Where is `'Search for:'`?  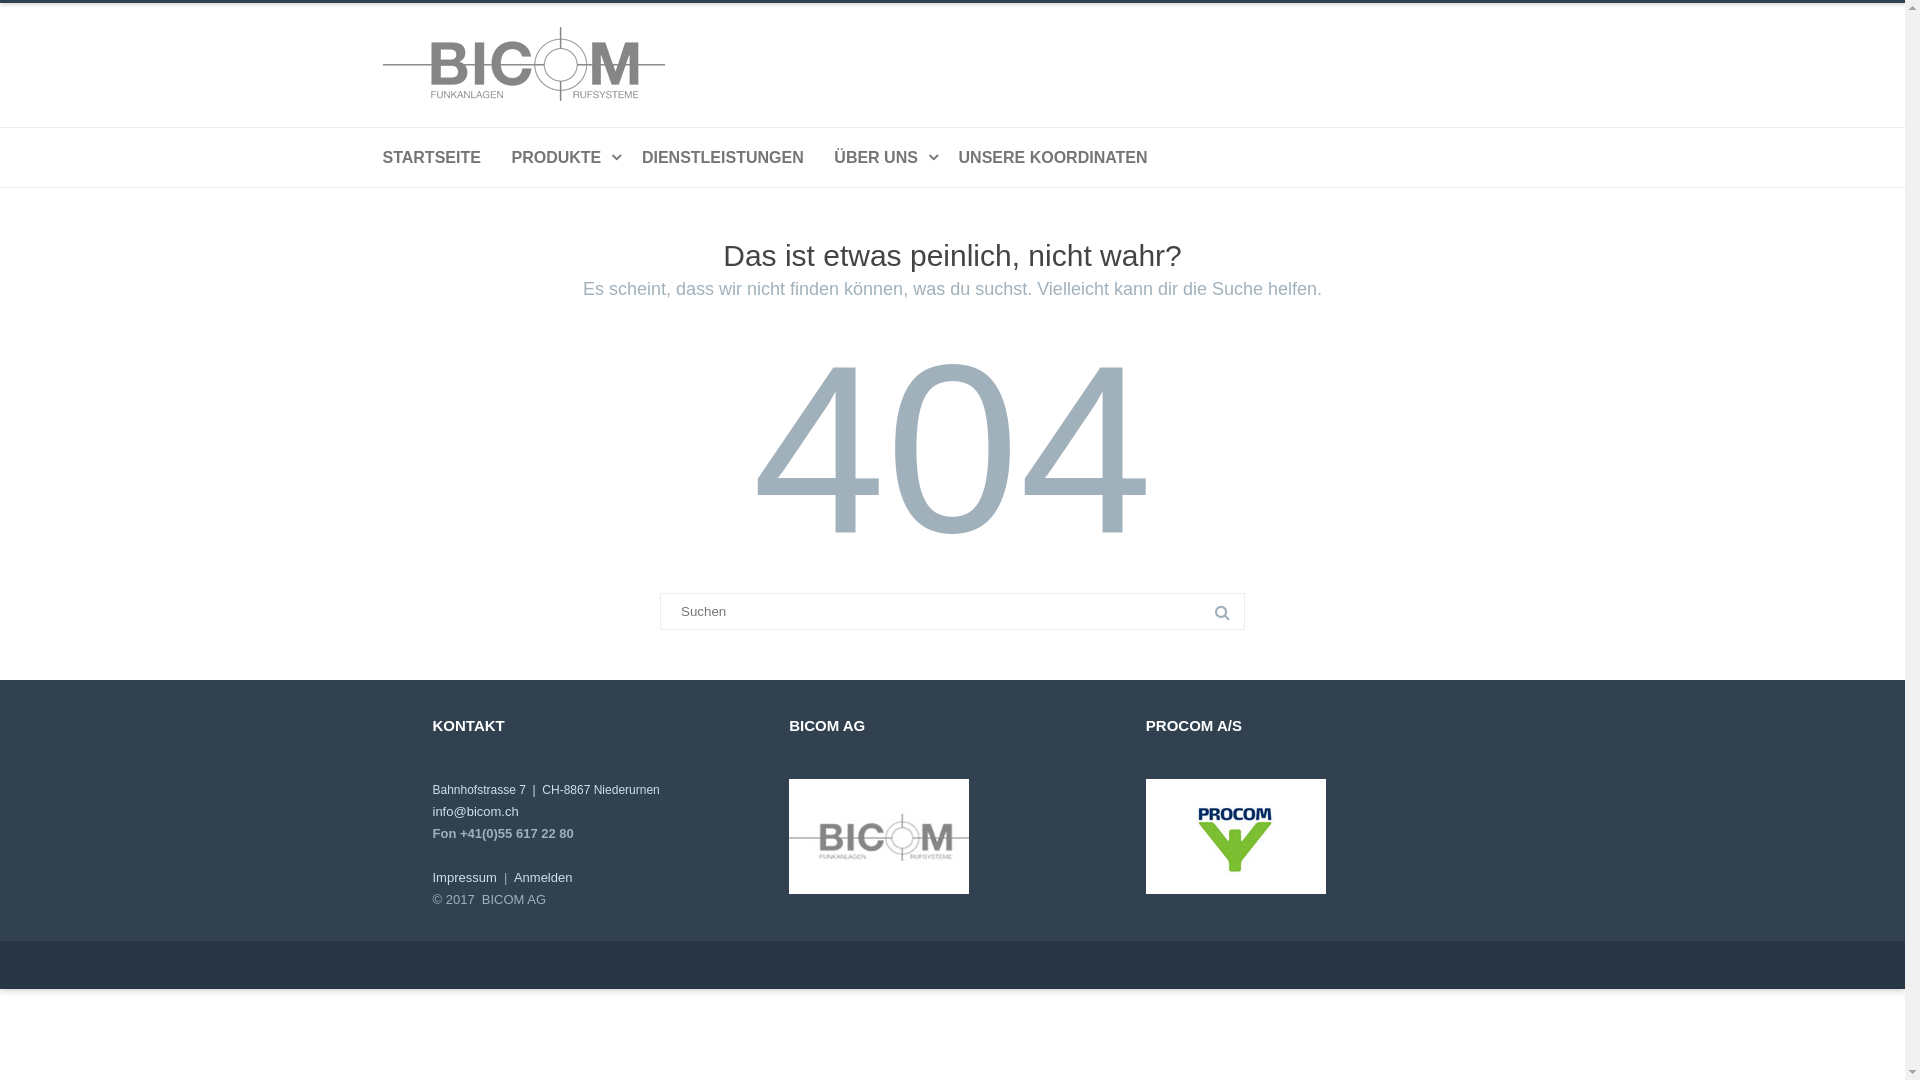 'Search for:' is located at coordinates (951, 610).